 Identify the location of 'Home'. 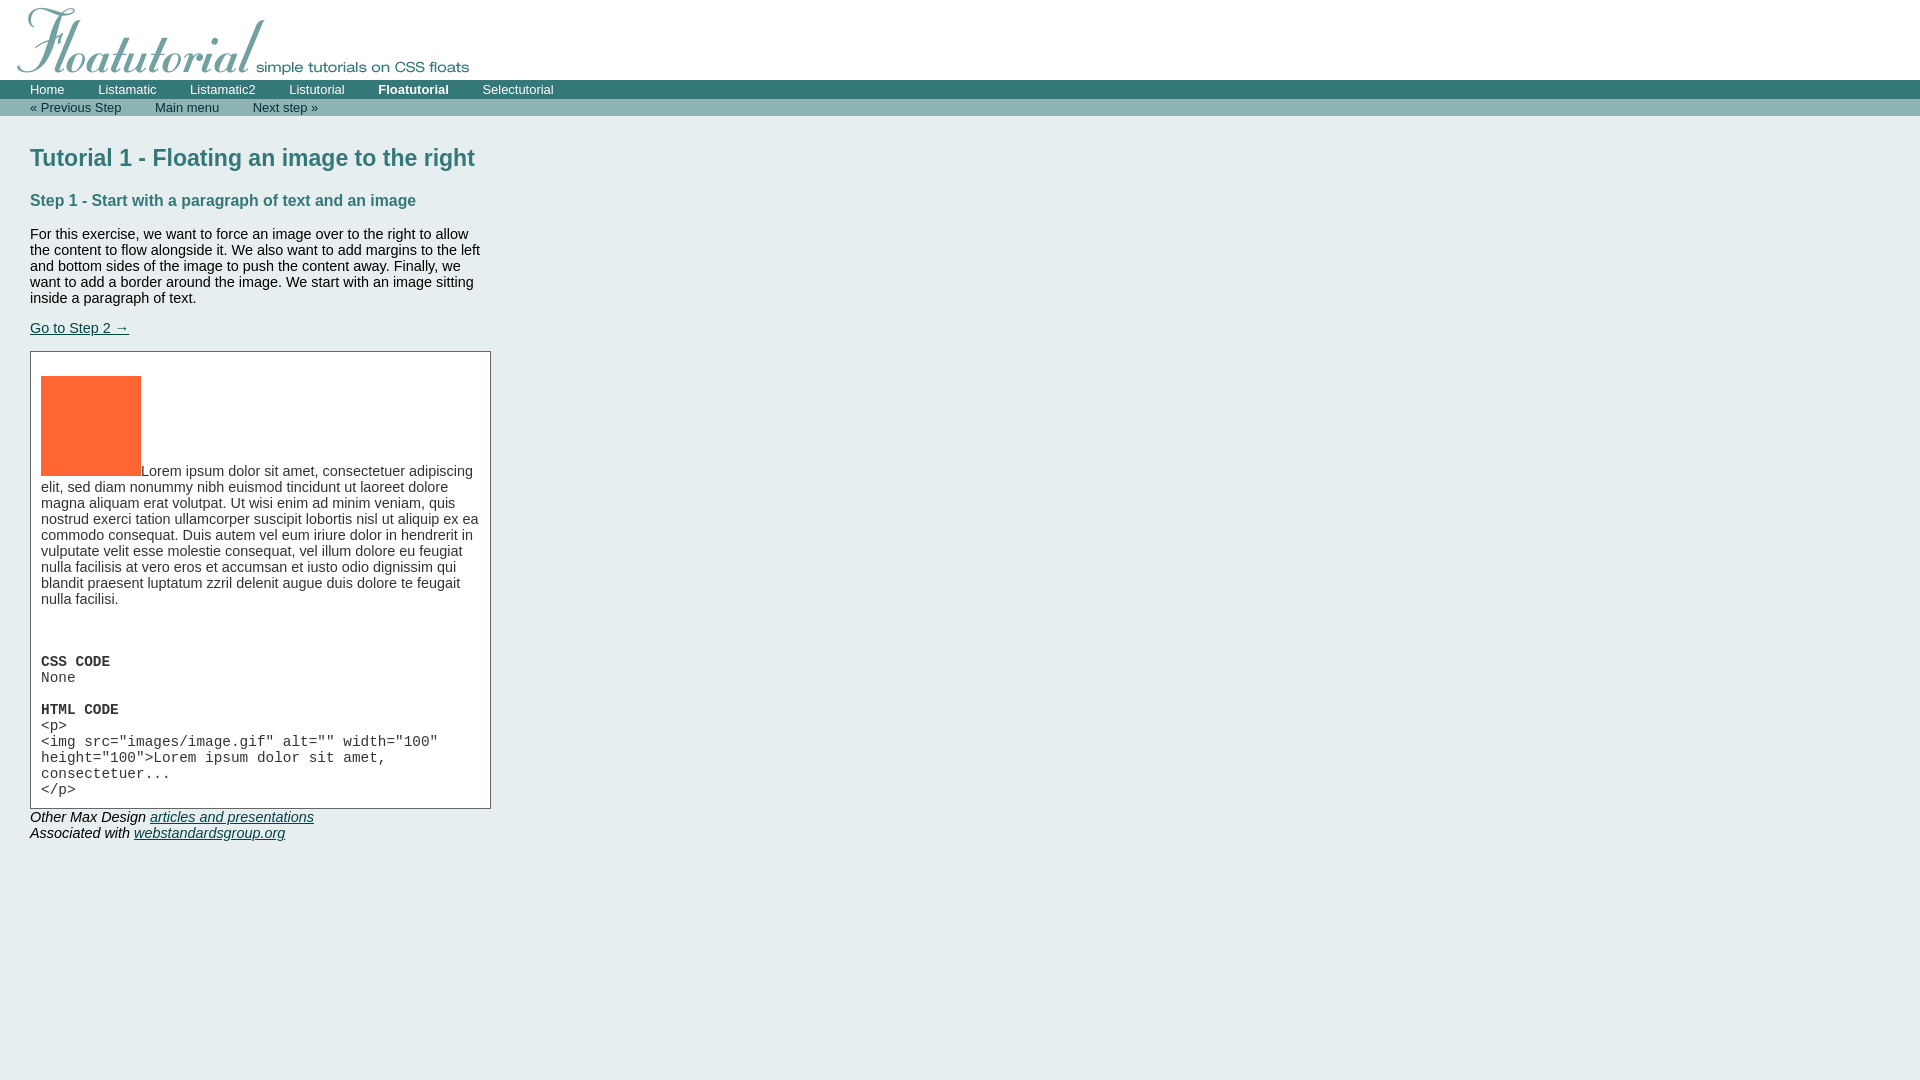
(47, 88).